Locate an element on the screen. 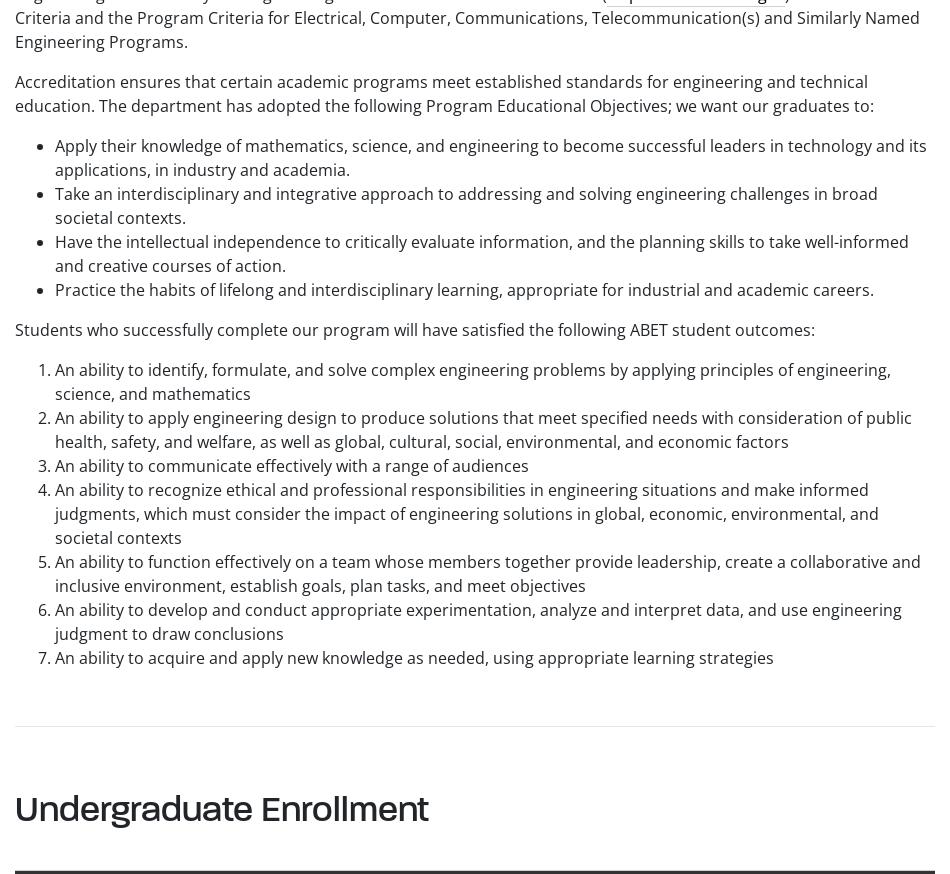 This screenshot has width=950, height=874. 'An ability to identify, formulate, and solve complex engineering problems by applying principles of engineering, science, and mathematics' is located at coordinates (472, 380).